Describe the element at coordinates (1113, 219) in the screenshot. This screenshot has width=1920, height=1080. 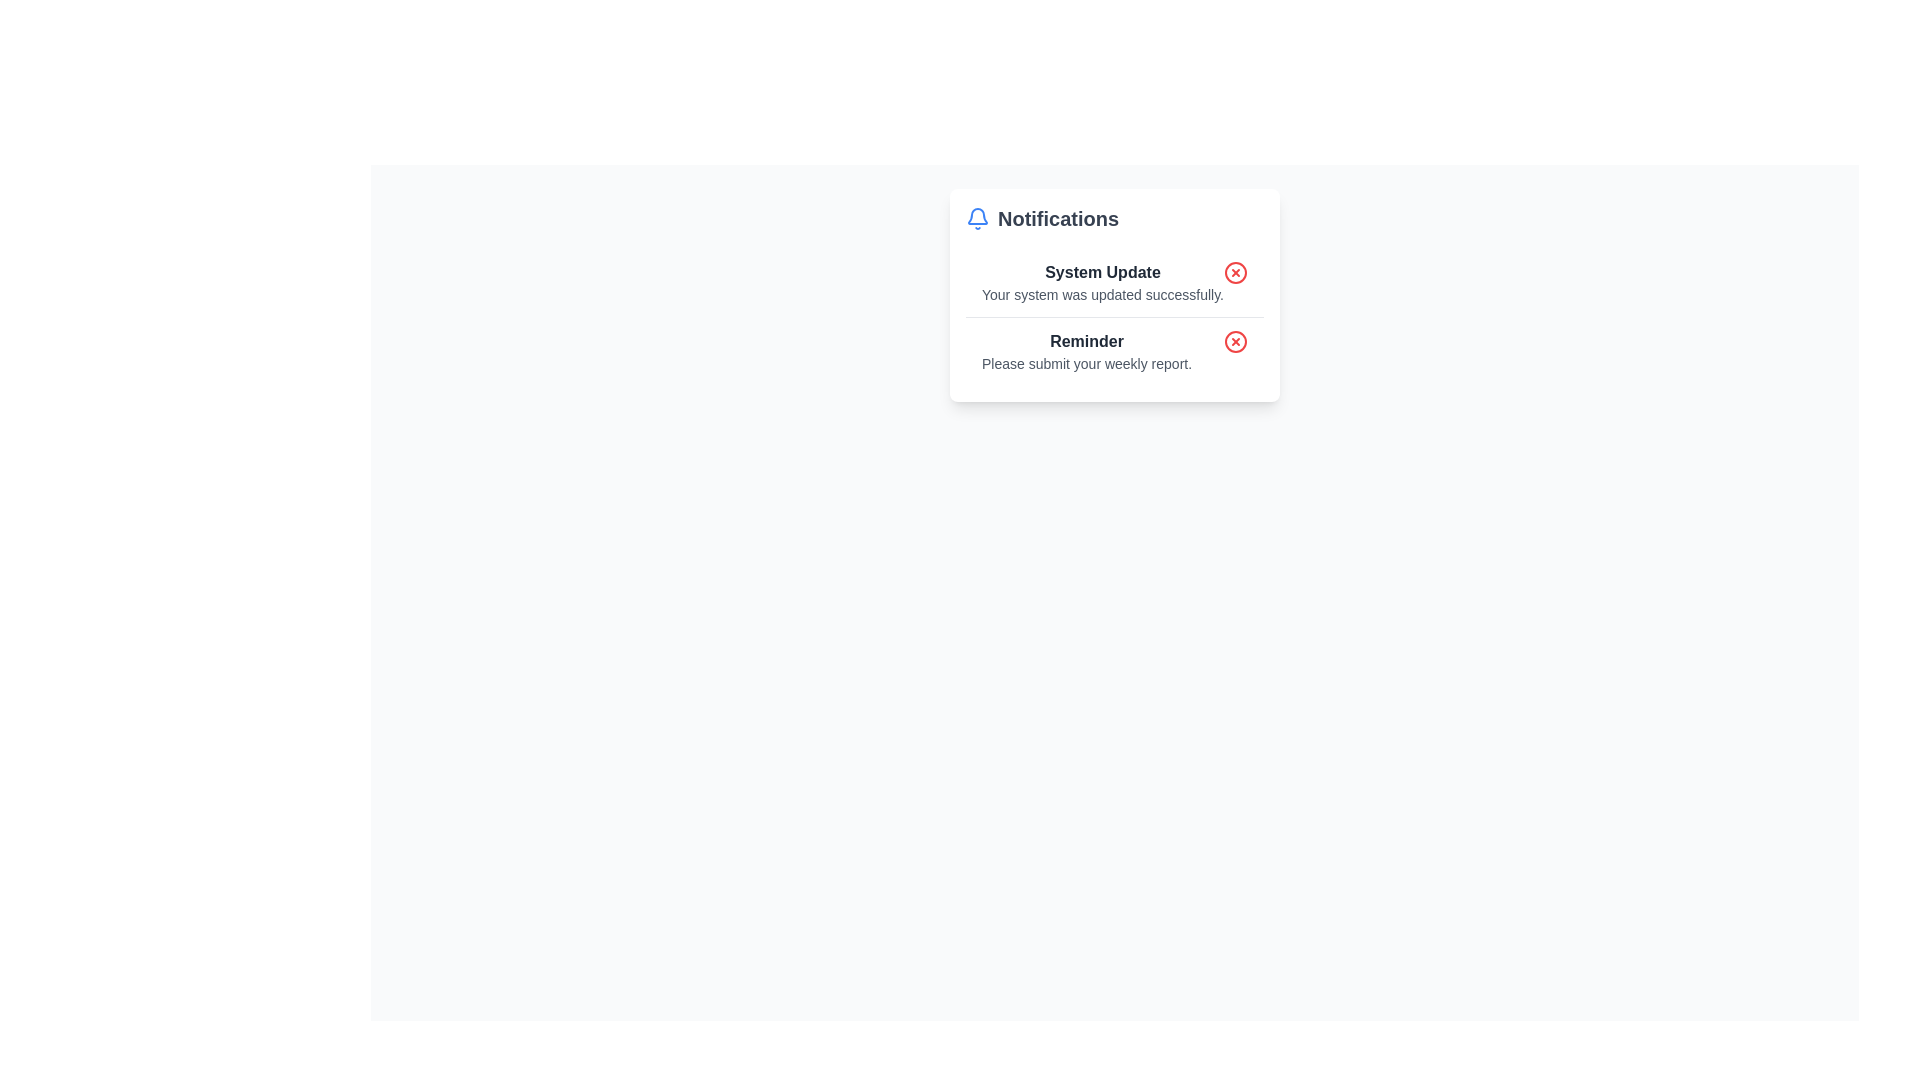
I see `the header section displaying 'Notifications', which includes a blue outlined bell icon and is visually separated from the components below it` at that location.